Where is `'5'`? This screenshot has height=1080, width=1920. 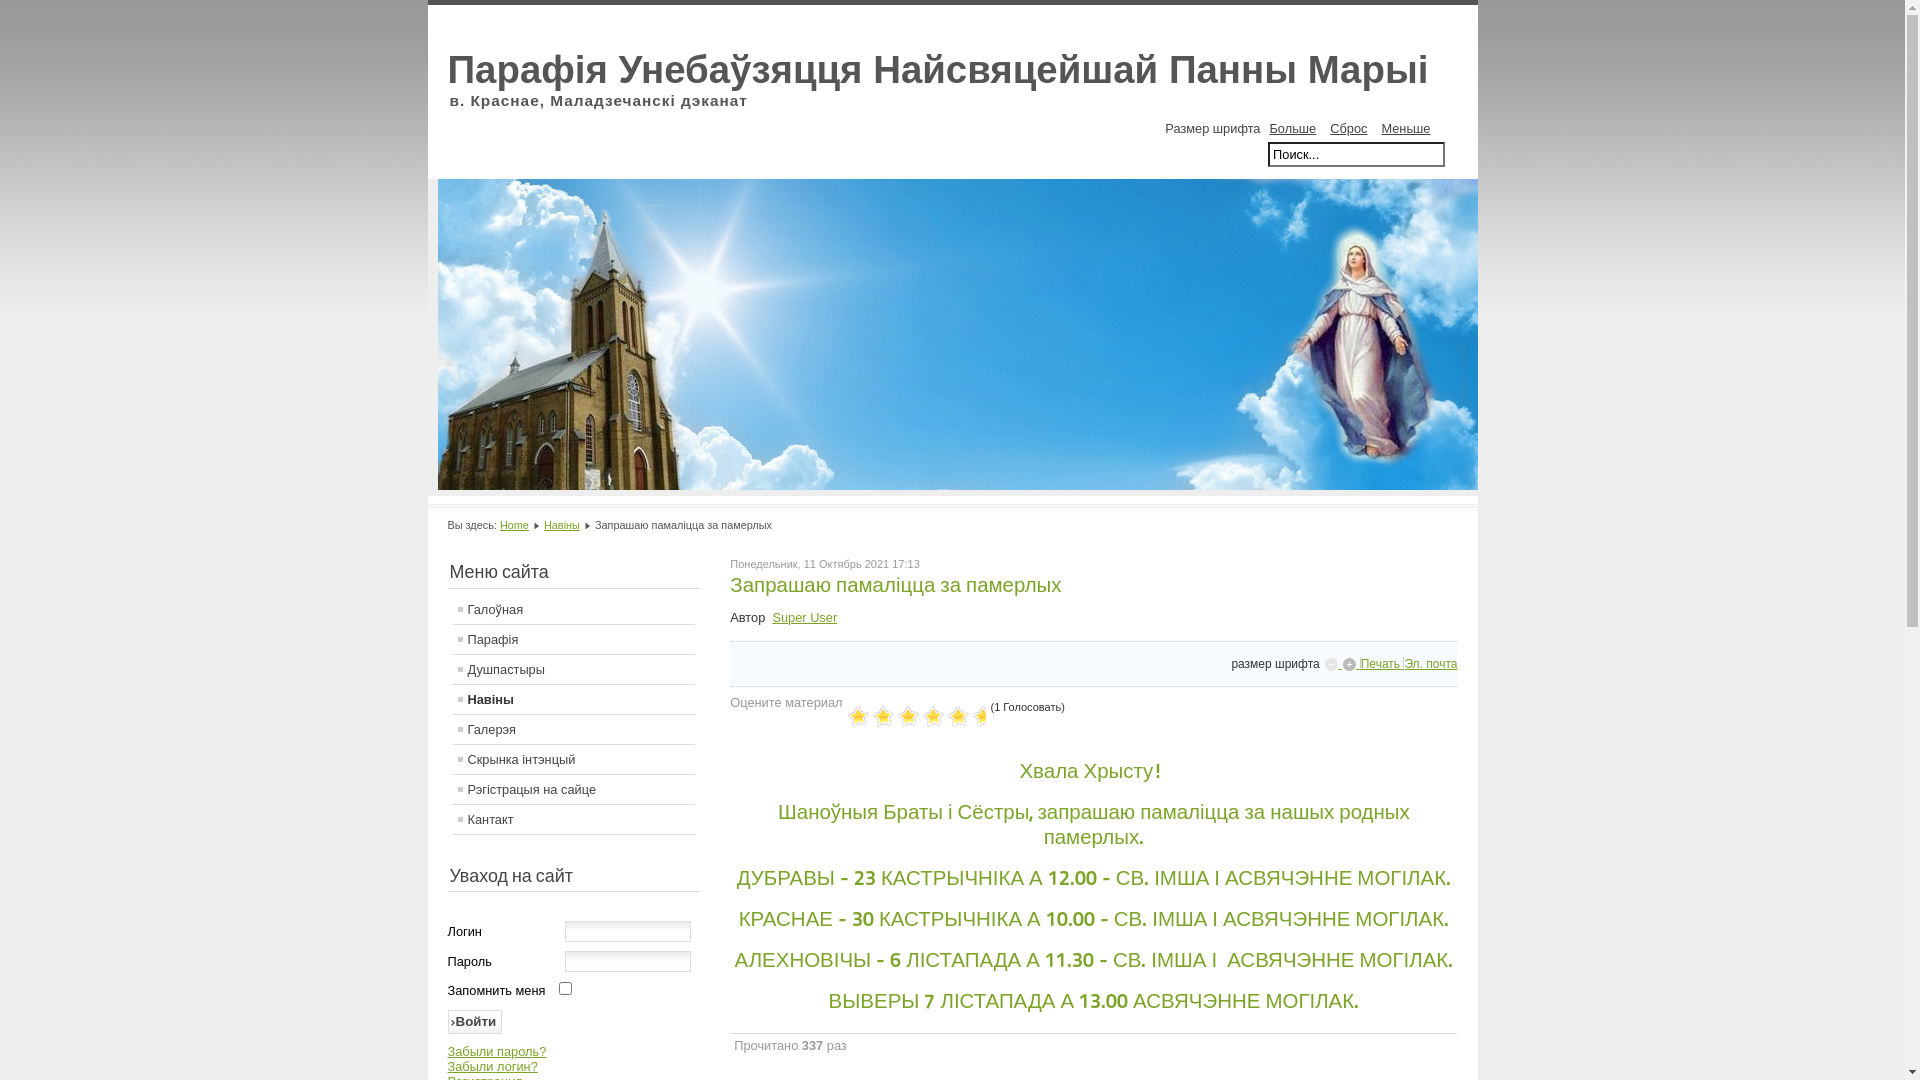 '5' is located at coordinates (915, 716).